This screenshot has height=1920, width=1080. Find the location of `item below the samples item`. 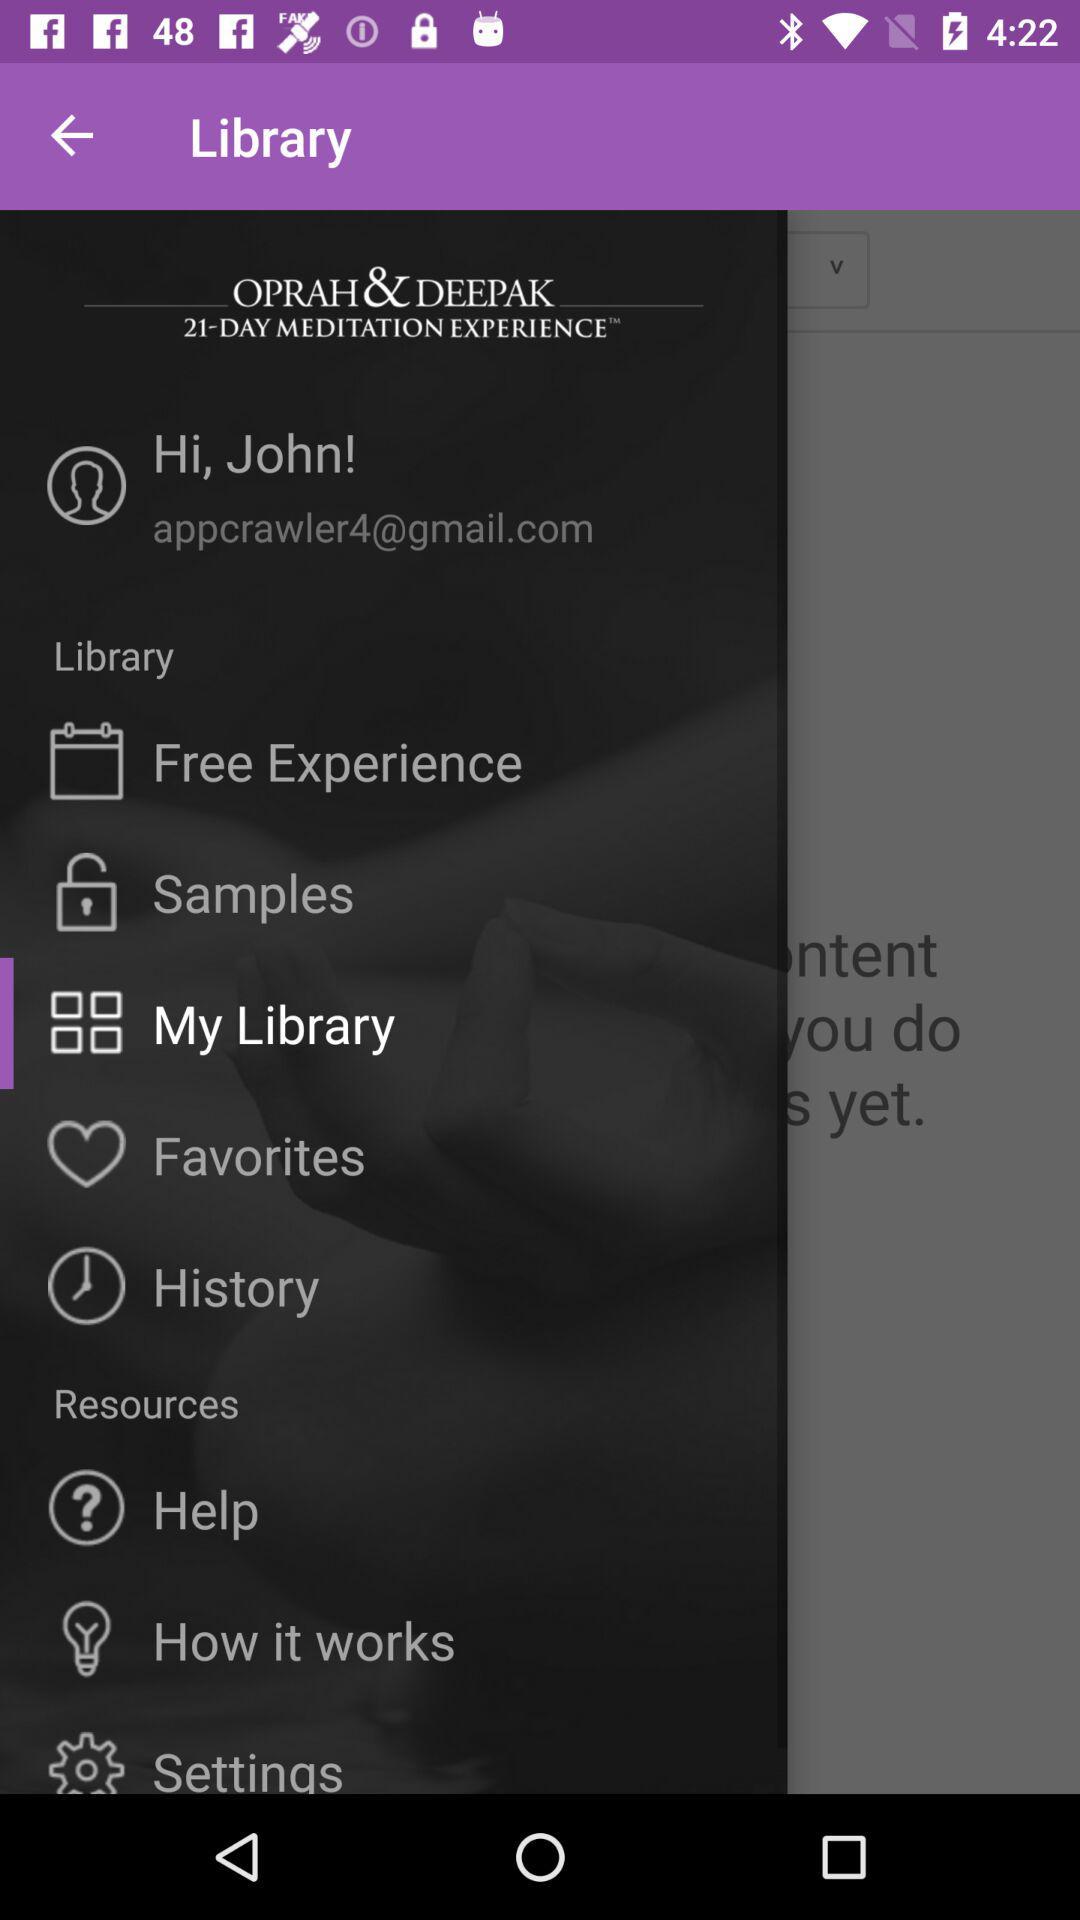

item below the samples item is located at coordinates (273, 1023).